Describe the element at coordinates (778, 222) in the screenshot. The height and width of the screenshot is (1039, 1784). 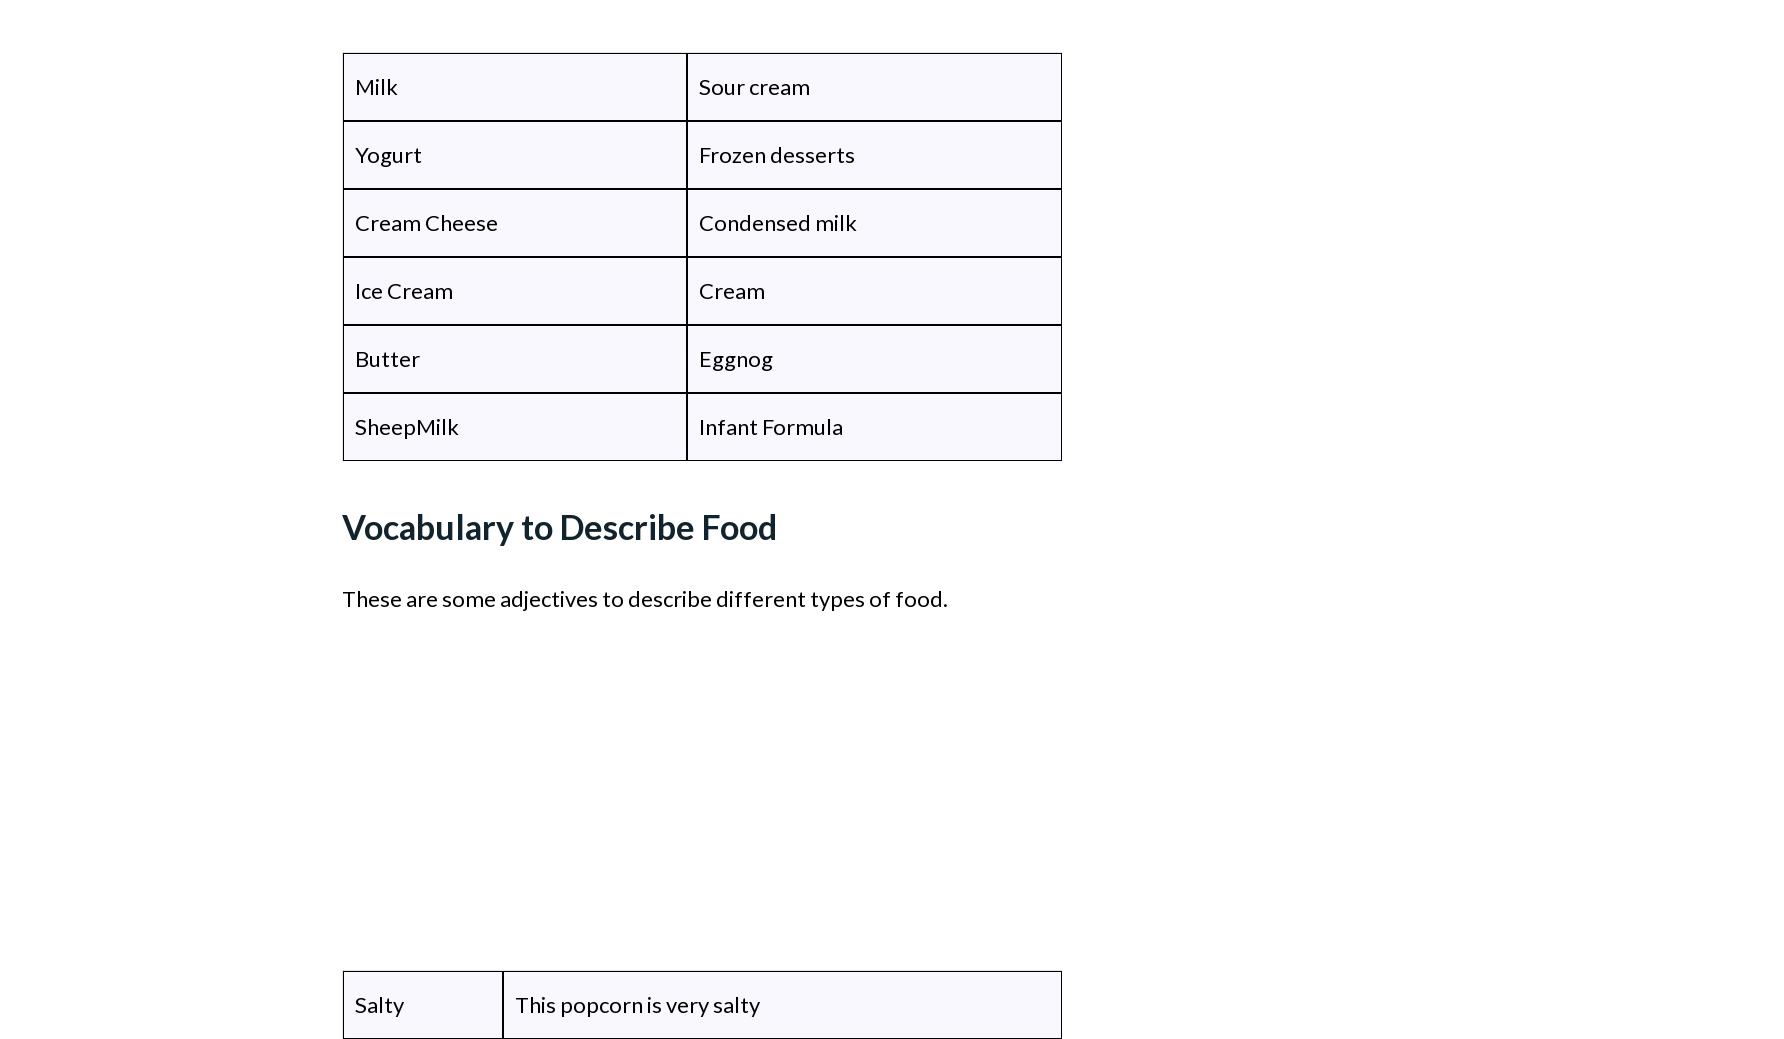
I see `'Condensed milk'` at that location.